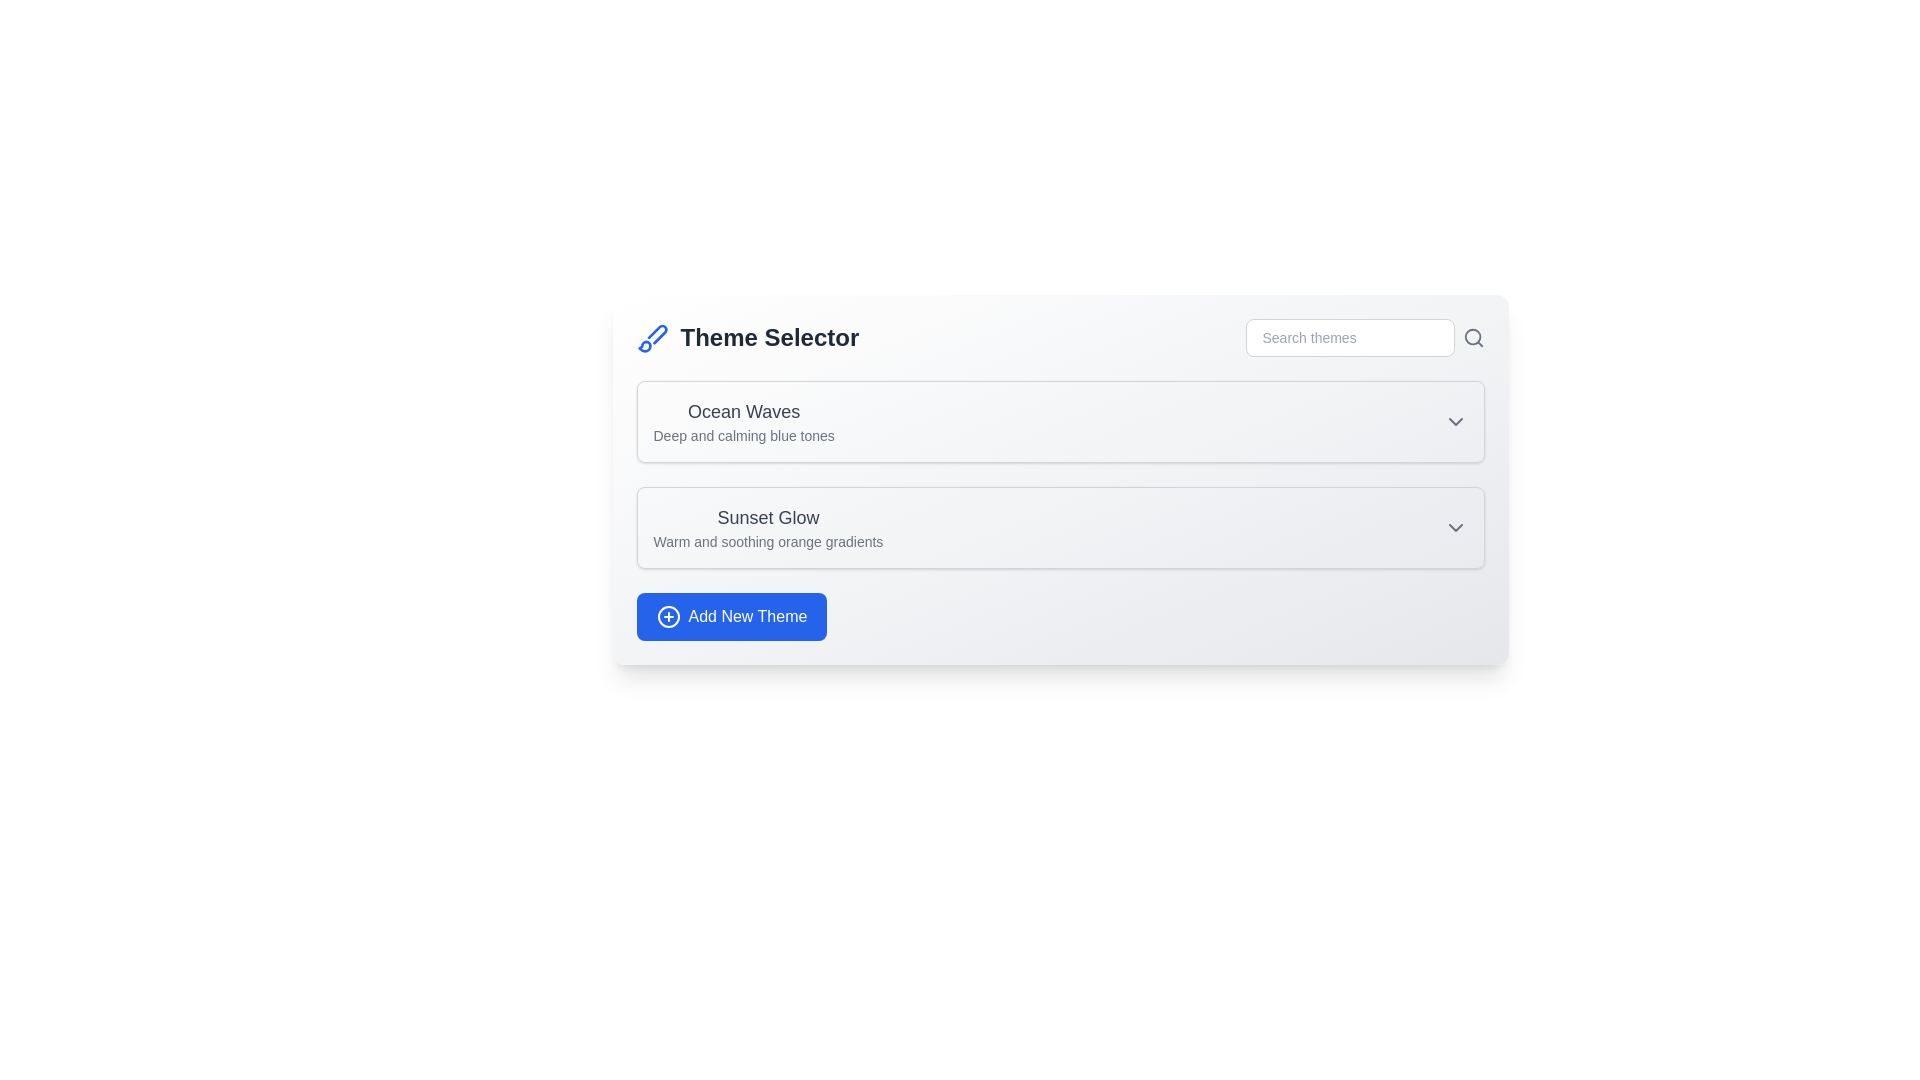 The image size is (1920, 1080). Describe the element at coordinates (743, 434) in the screenshot. I see `the descriptive text label for the 'Ocean Waves' theme, which is located directly below the 'Ocean Waves' heading in the 'Theme Selector' interface` at that location.